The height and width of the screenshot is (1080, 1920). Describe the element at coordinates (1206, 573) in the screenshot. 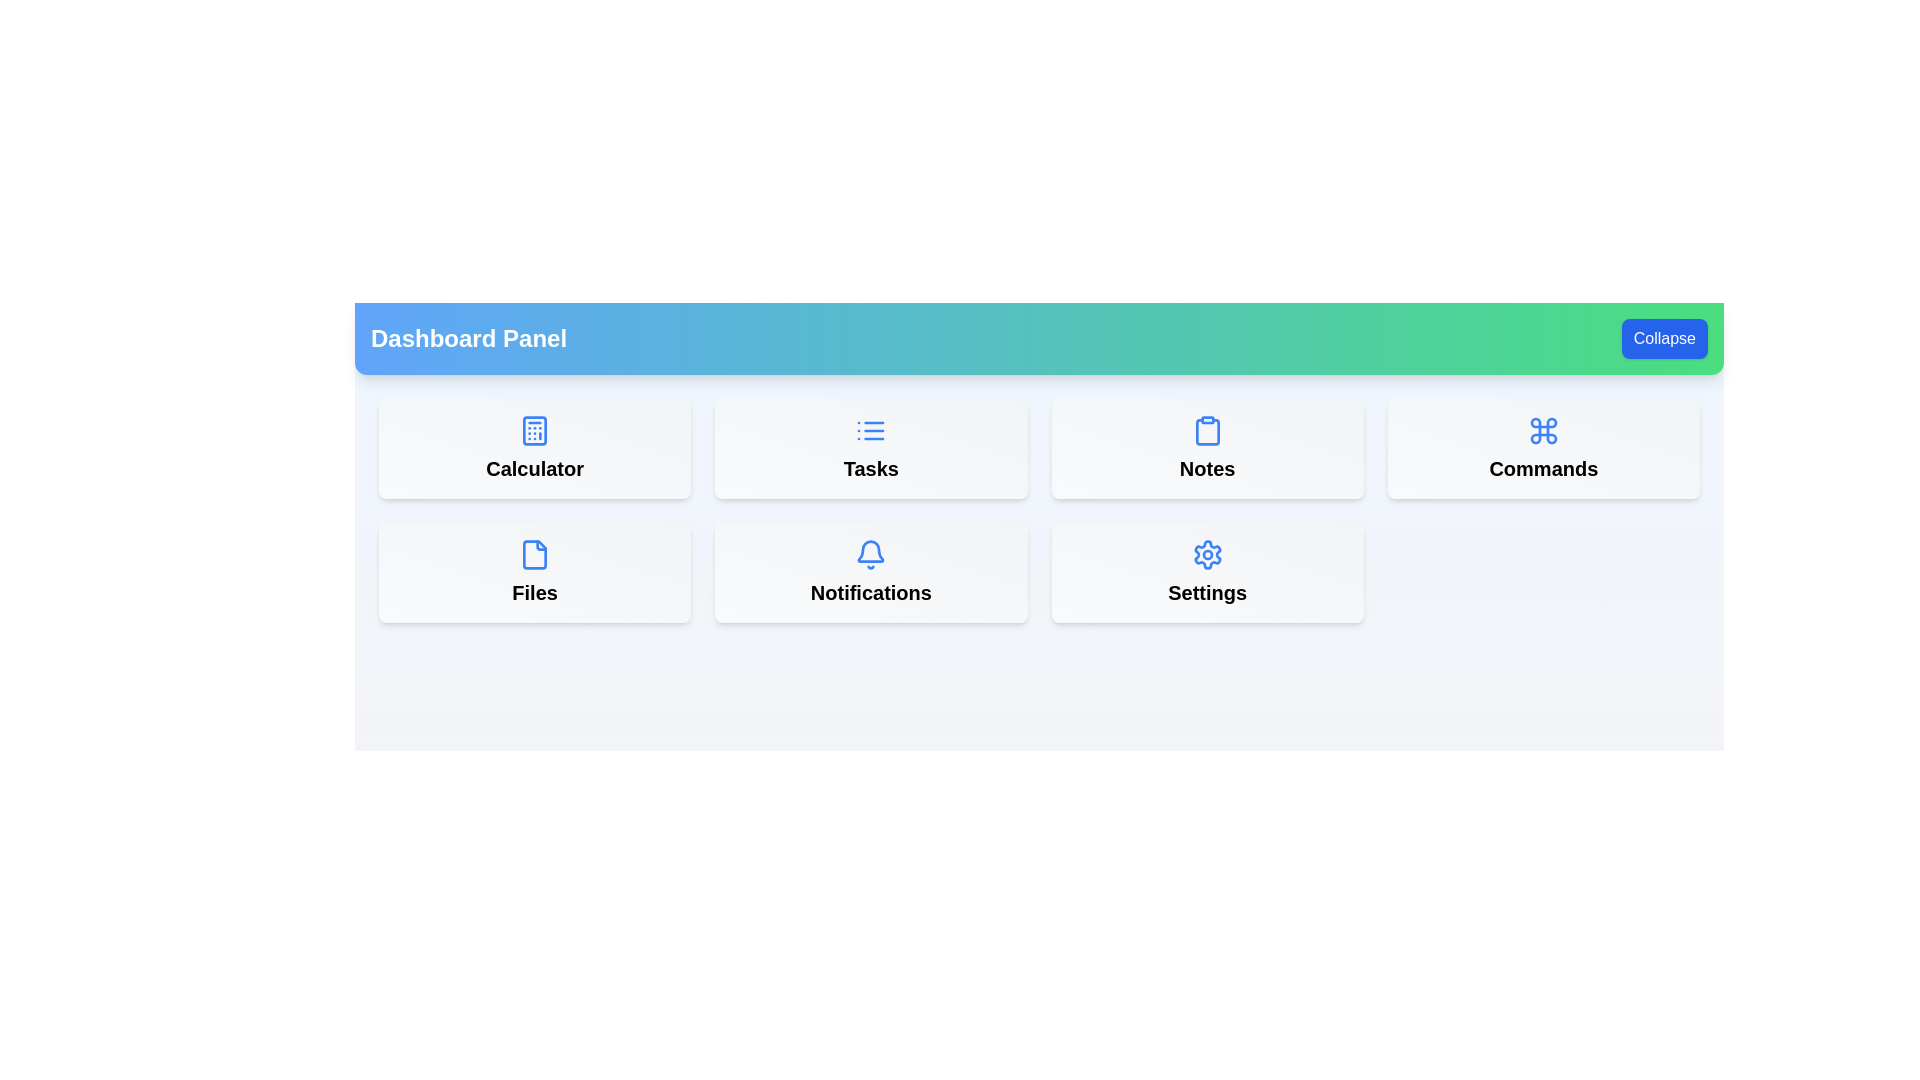

I see `the menu item labeled Settings` at that location.